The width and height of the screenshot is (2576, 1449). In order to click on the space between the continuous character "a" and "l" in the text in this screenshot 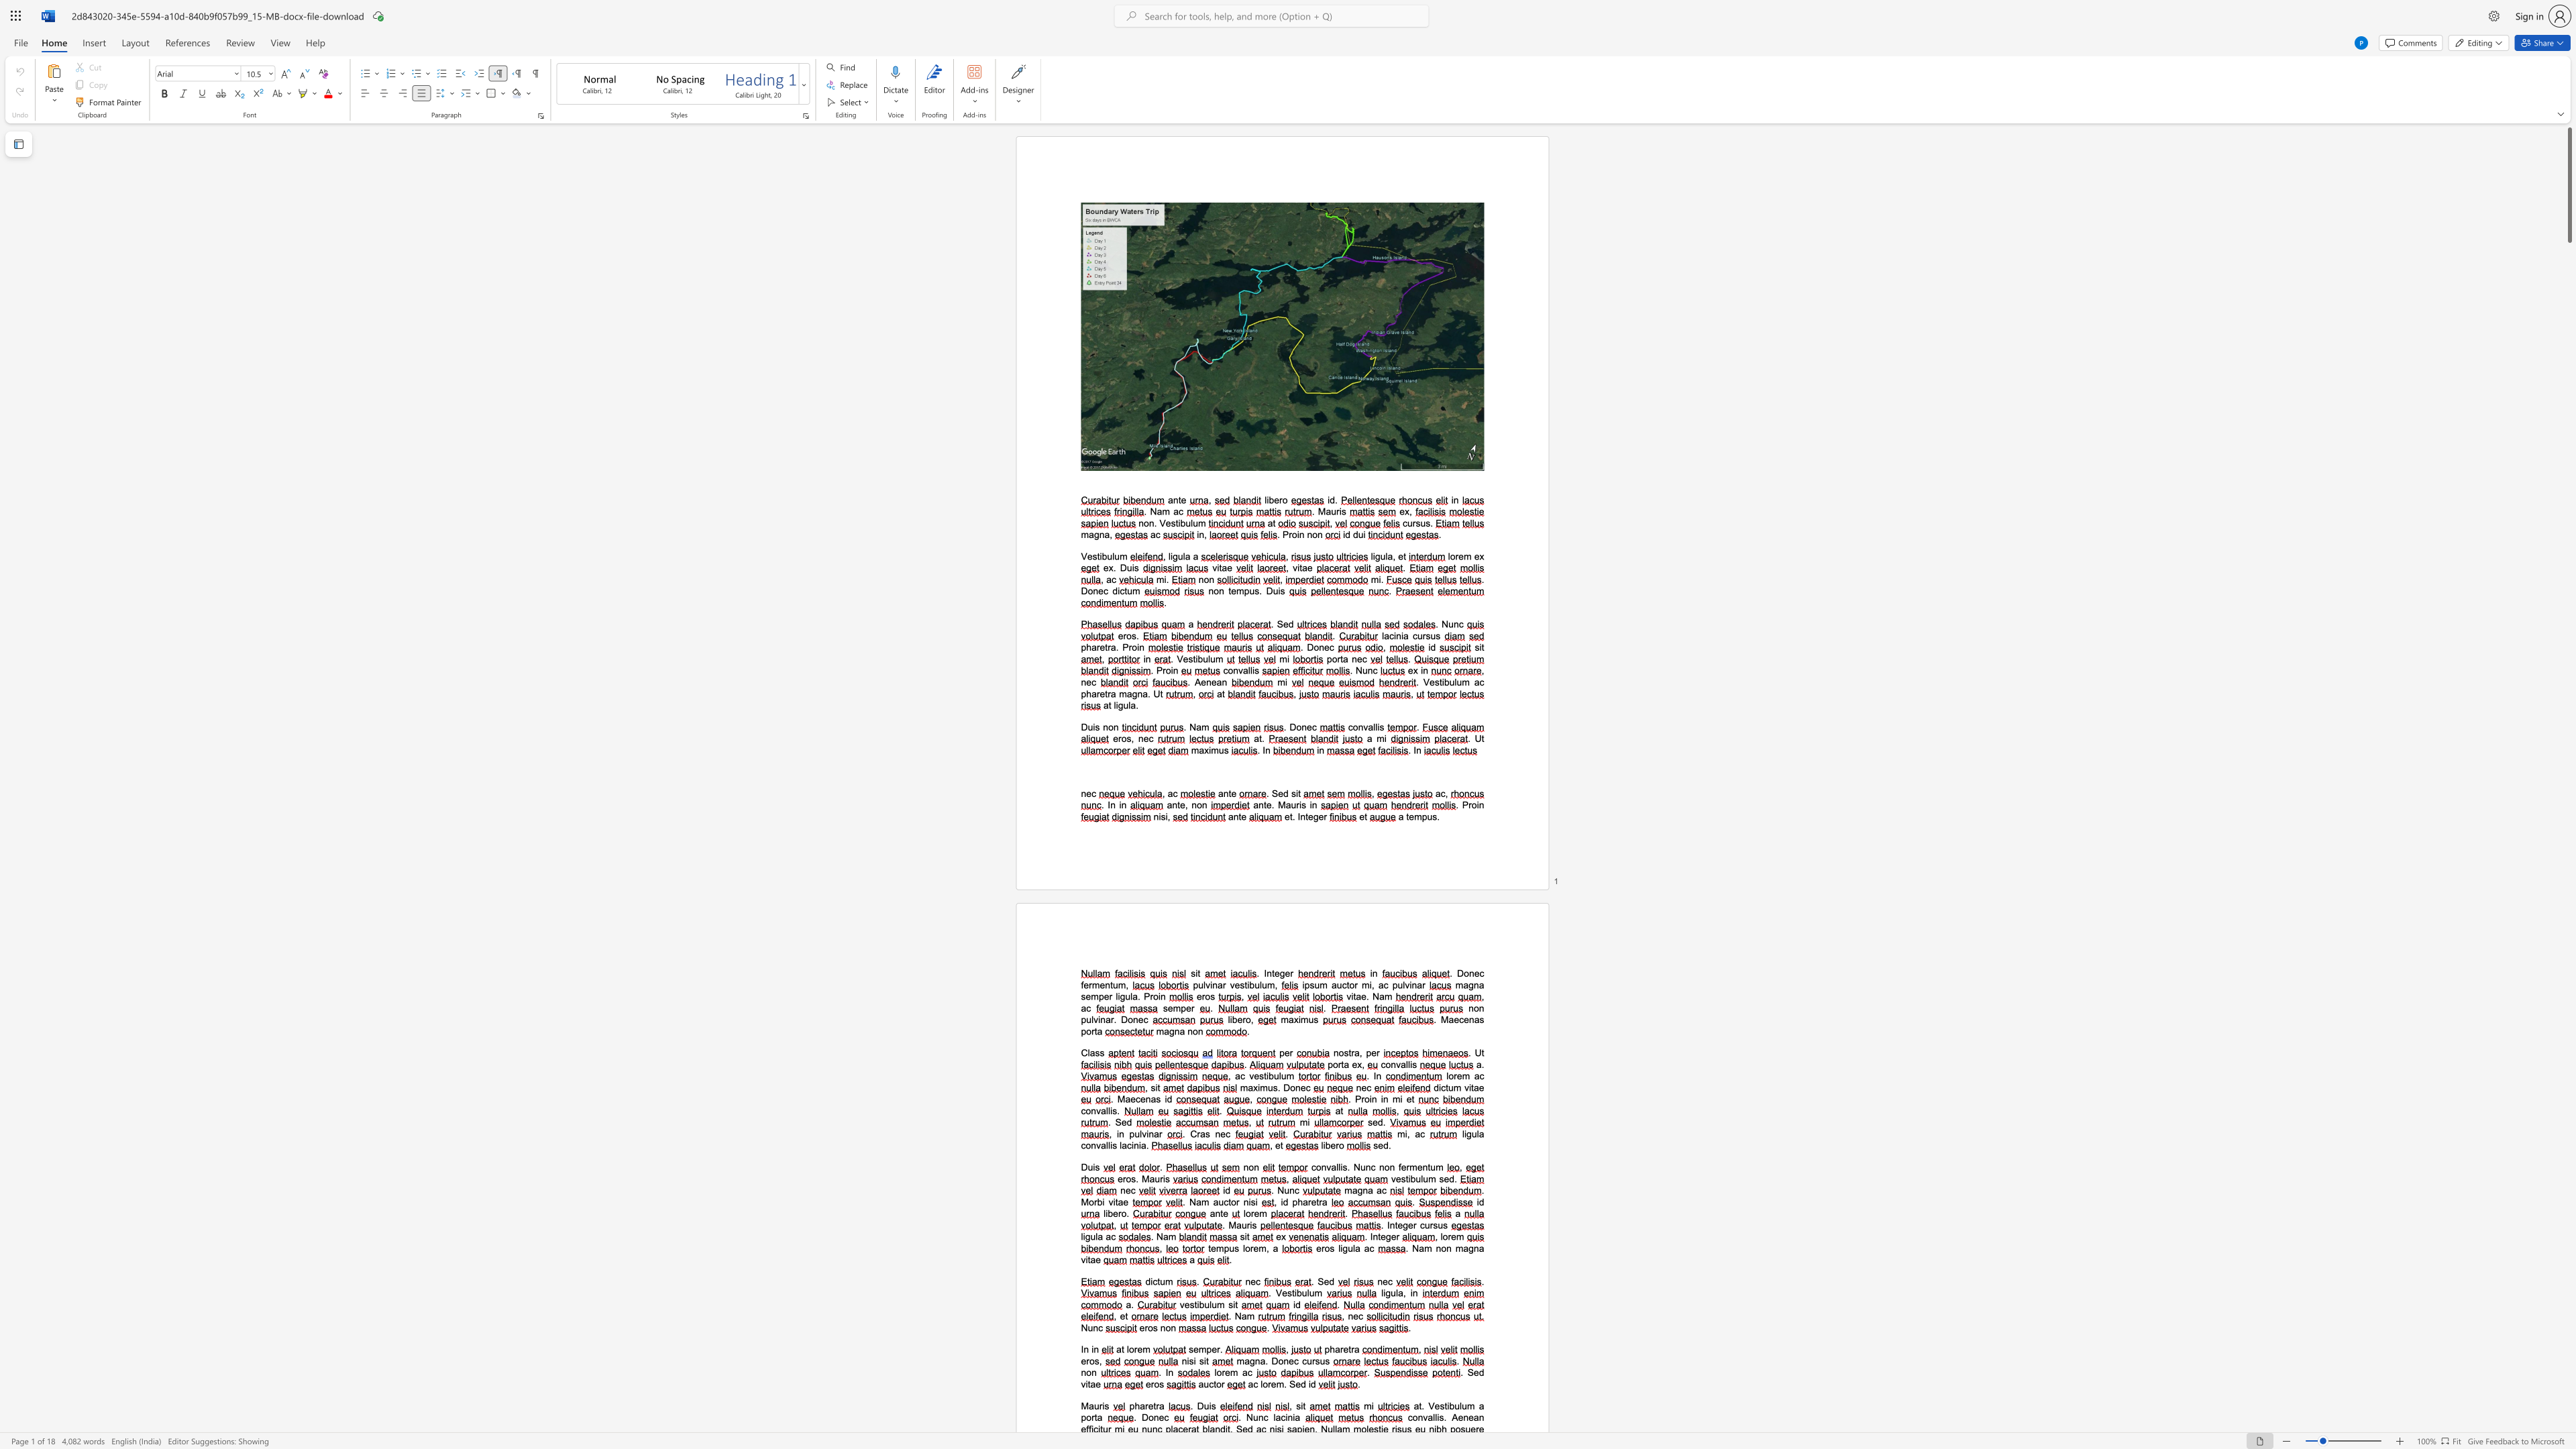, I will do `click(1104, 1110)`.